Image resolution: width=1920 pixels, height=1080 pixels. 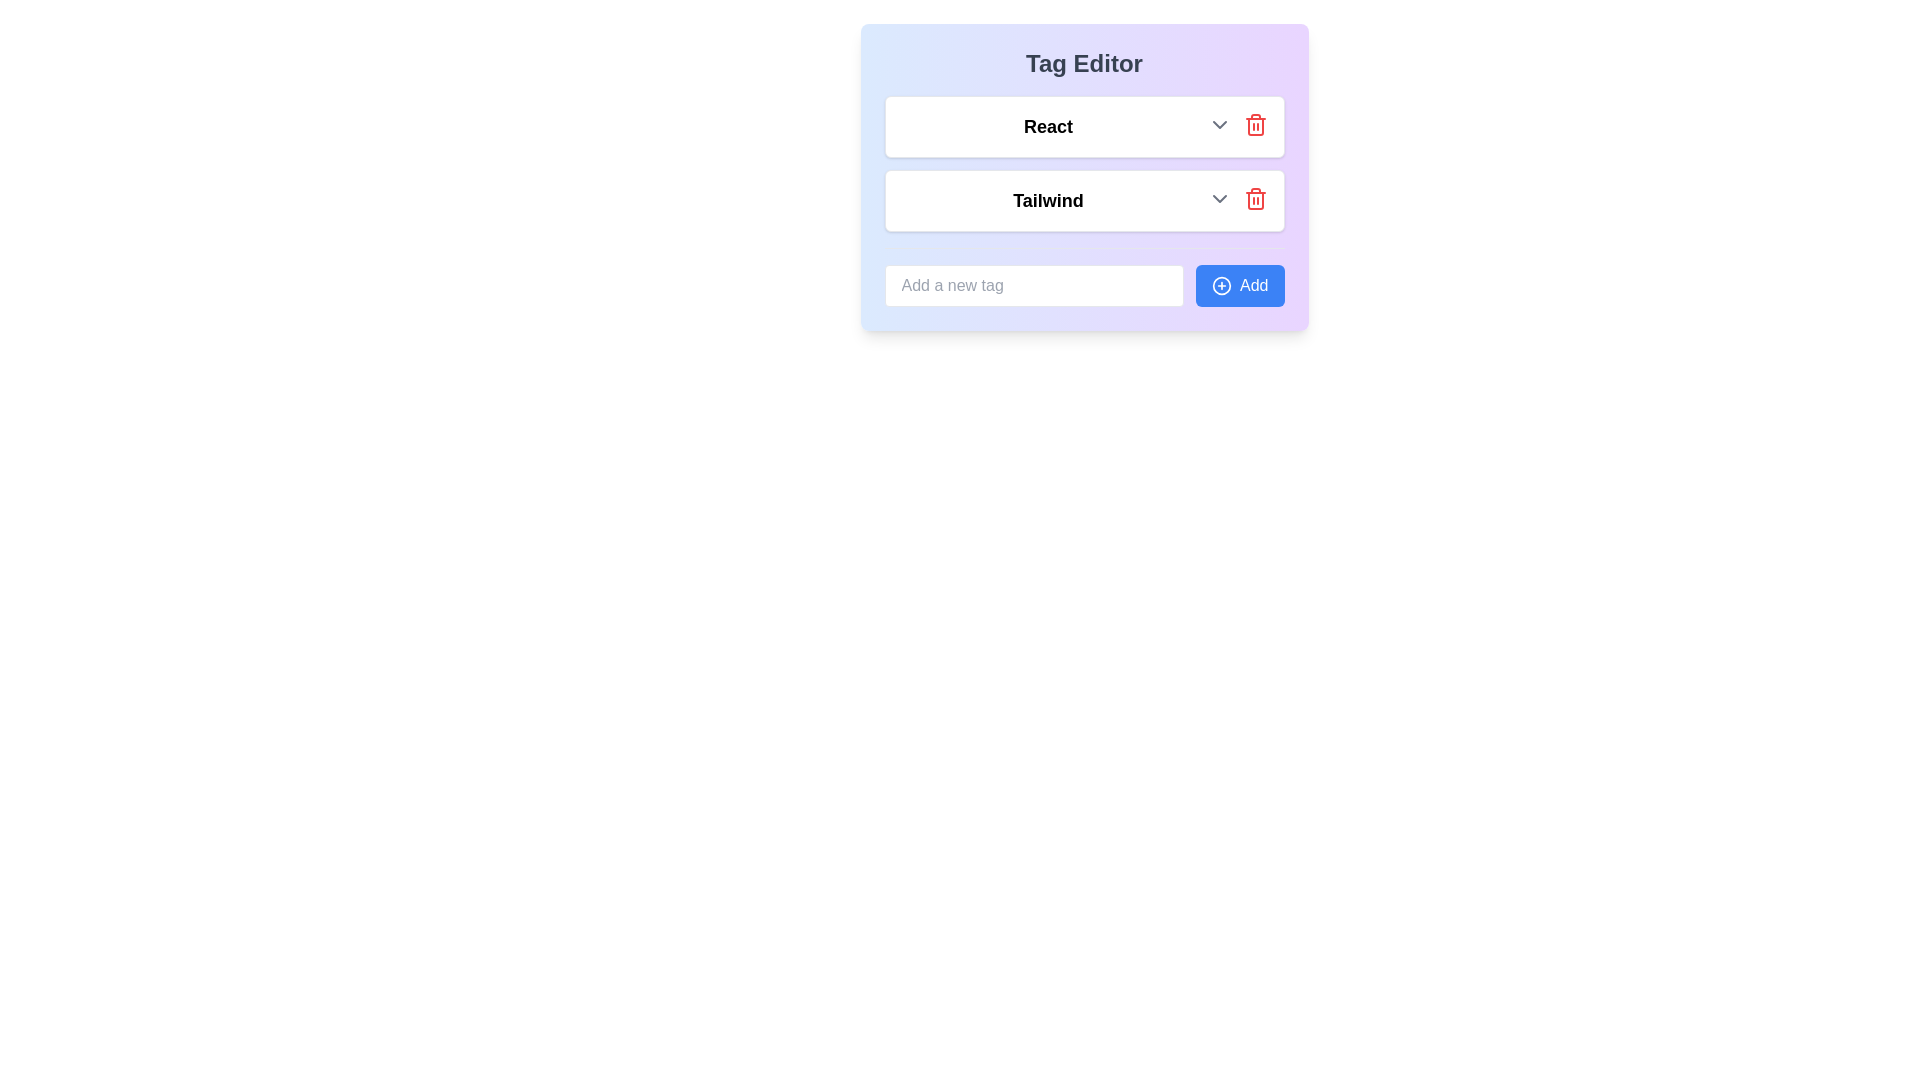 I want to click on the button located in the top-right area of the 'React' tag row, so click(x=1254, y=124).